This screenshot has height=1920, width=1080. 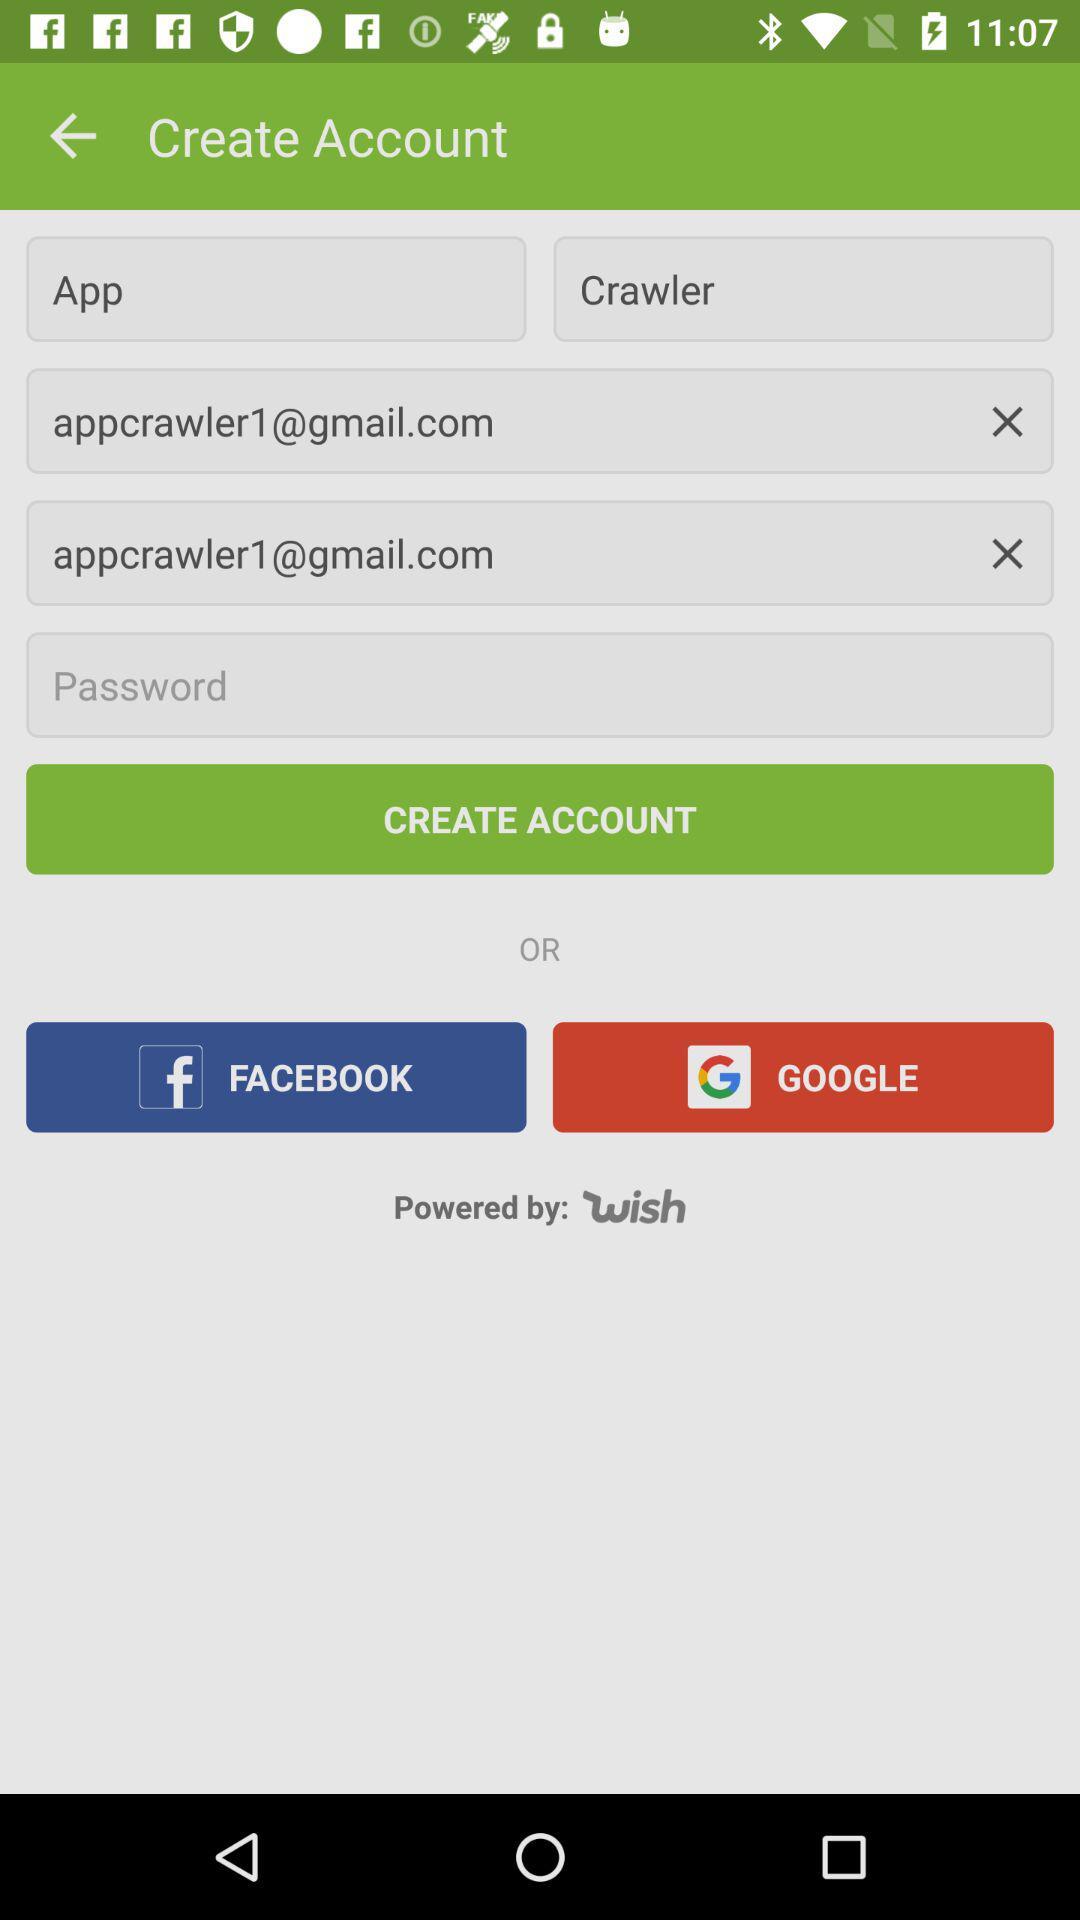 What do you see at coordinates (276, 1076) in the screenshot?
I see `option before the google option at the end of the page` at bounding box center [276, 1076].